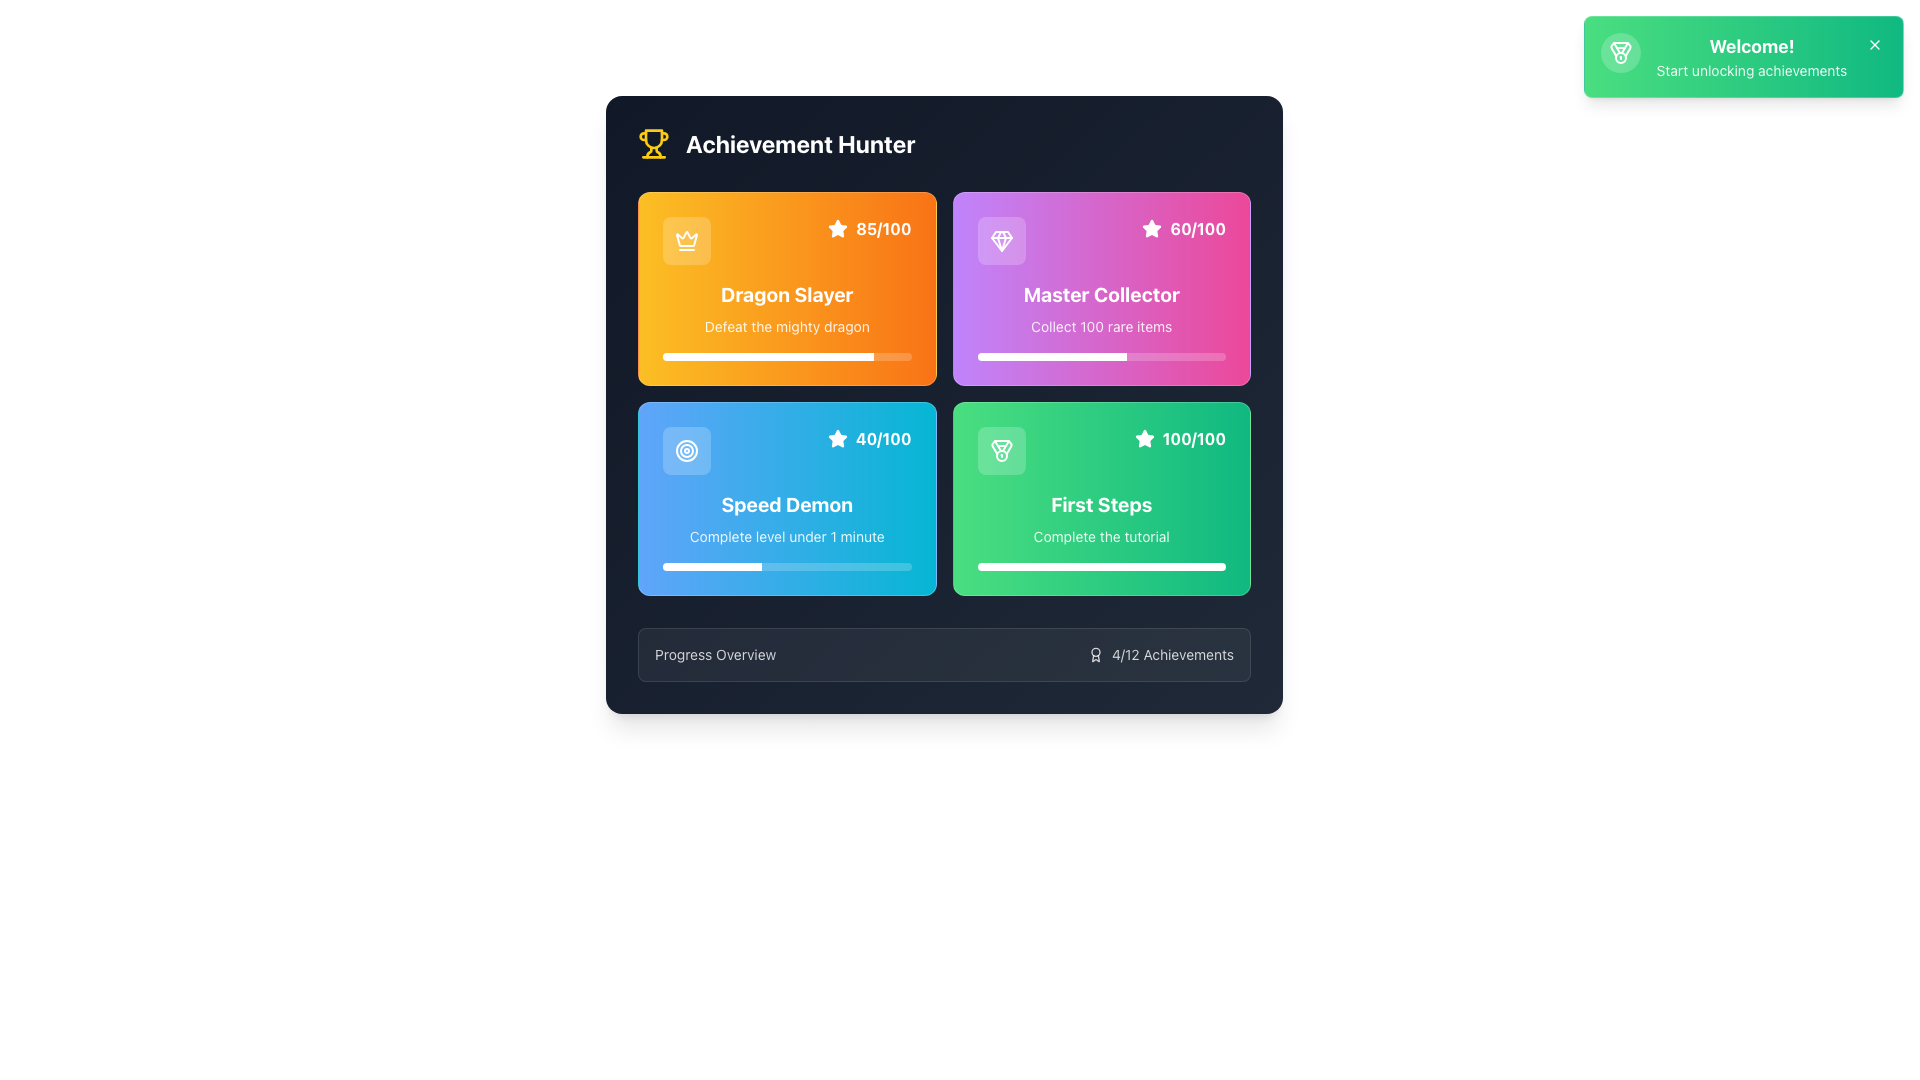  What do you see at coordinates (1742, 56) in the screenshot?
I see `the informational banner located in the top-right corner of the interface, which provides initial instructions and encouragement regarding achievements` at bounding box center [1742, 56].